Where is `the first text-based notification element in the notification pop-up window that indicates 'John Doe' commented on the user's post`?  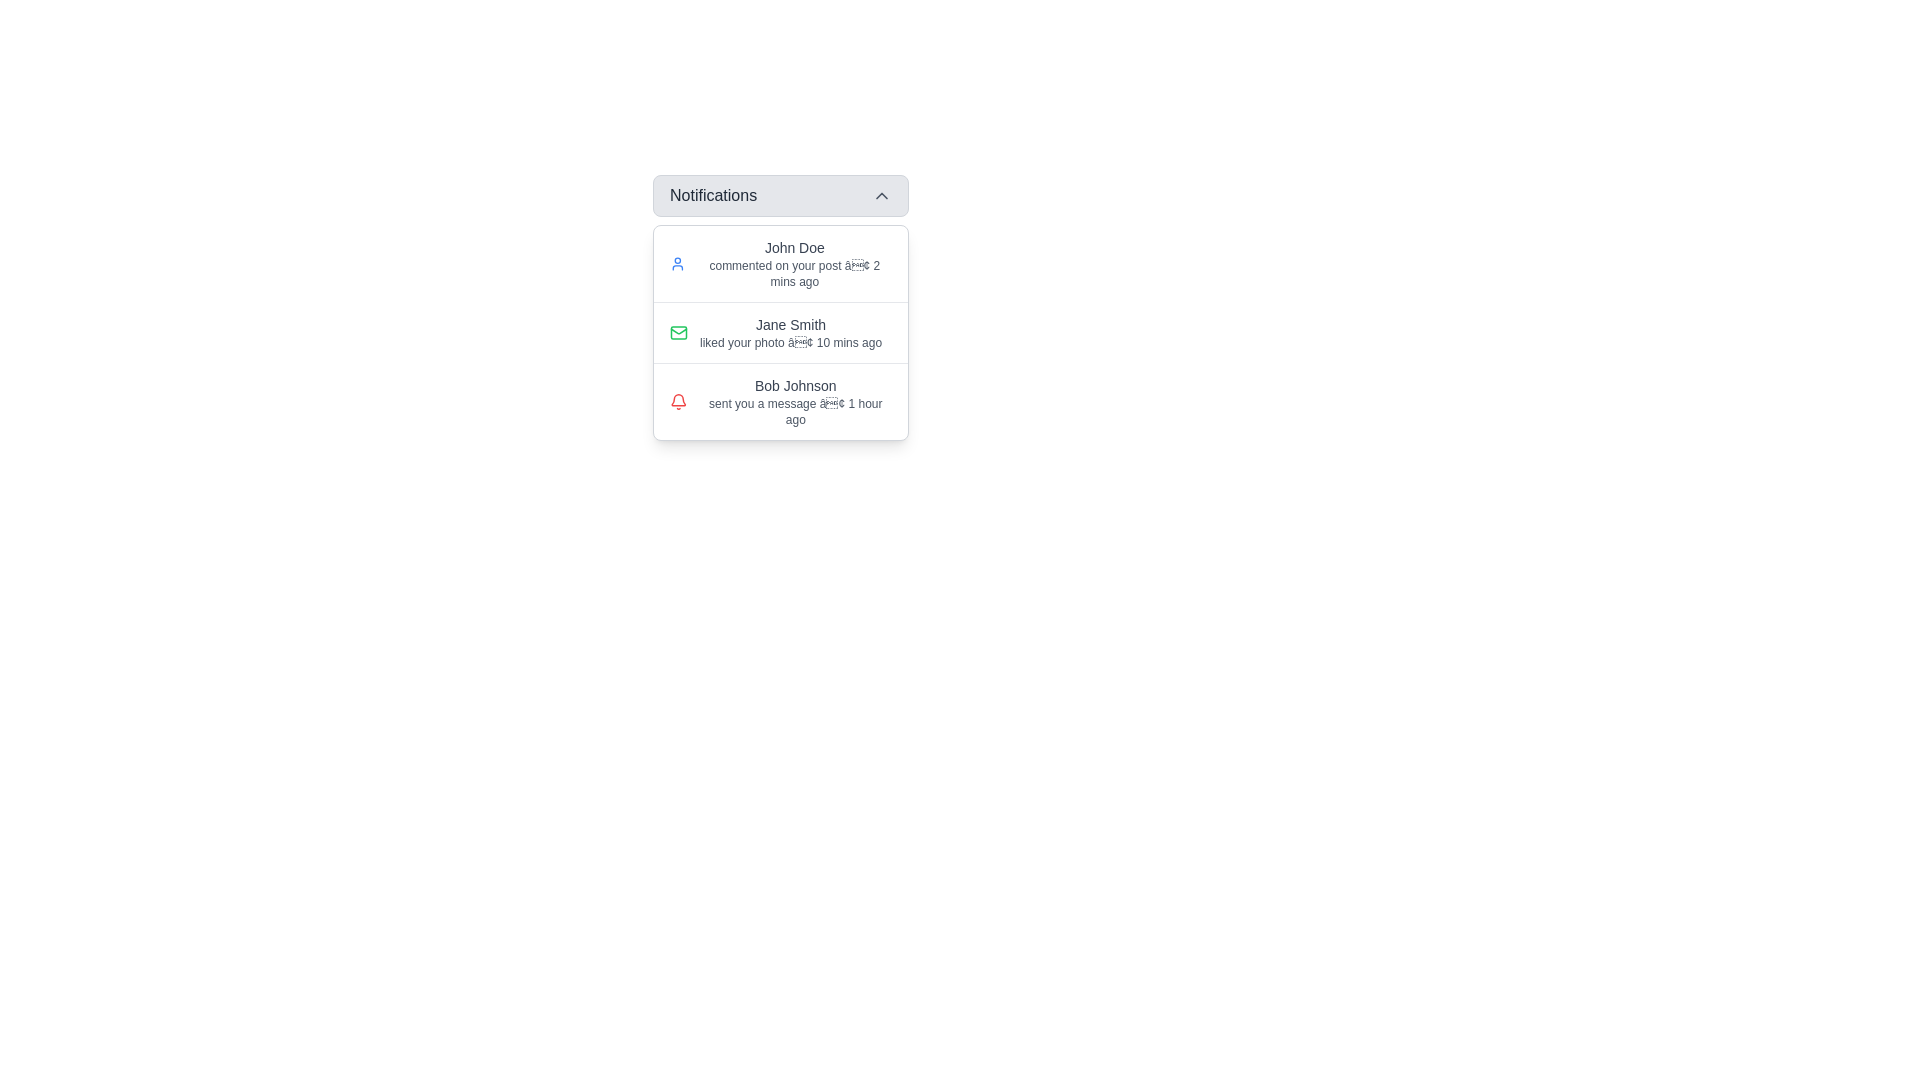
the first text-based notification element in the notification pop-up window that indicates 'John Doe' commented on the user's post is located at coordinates (793, 262).